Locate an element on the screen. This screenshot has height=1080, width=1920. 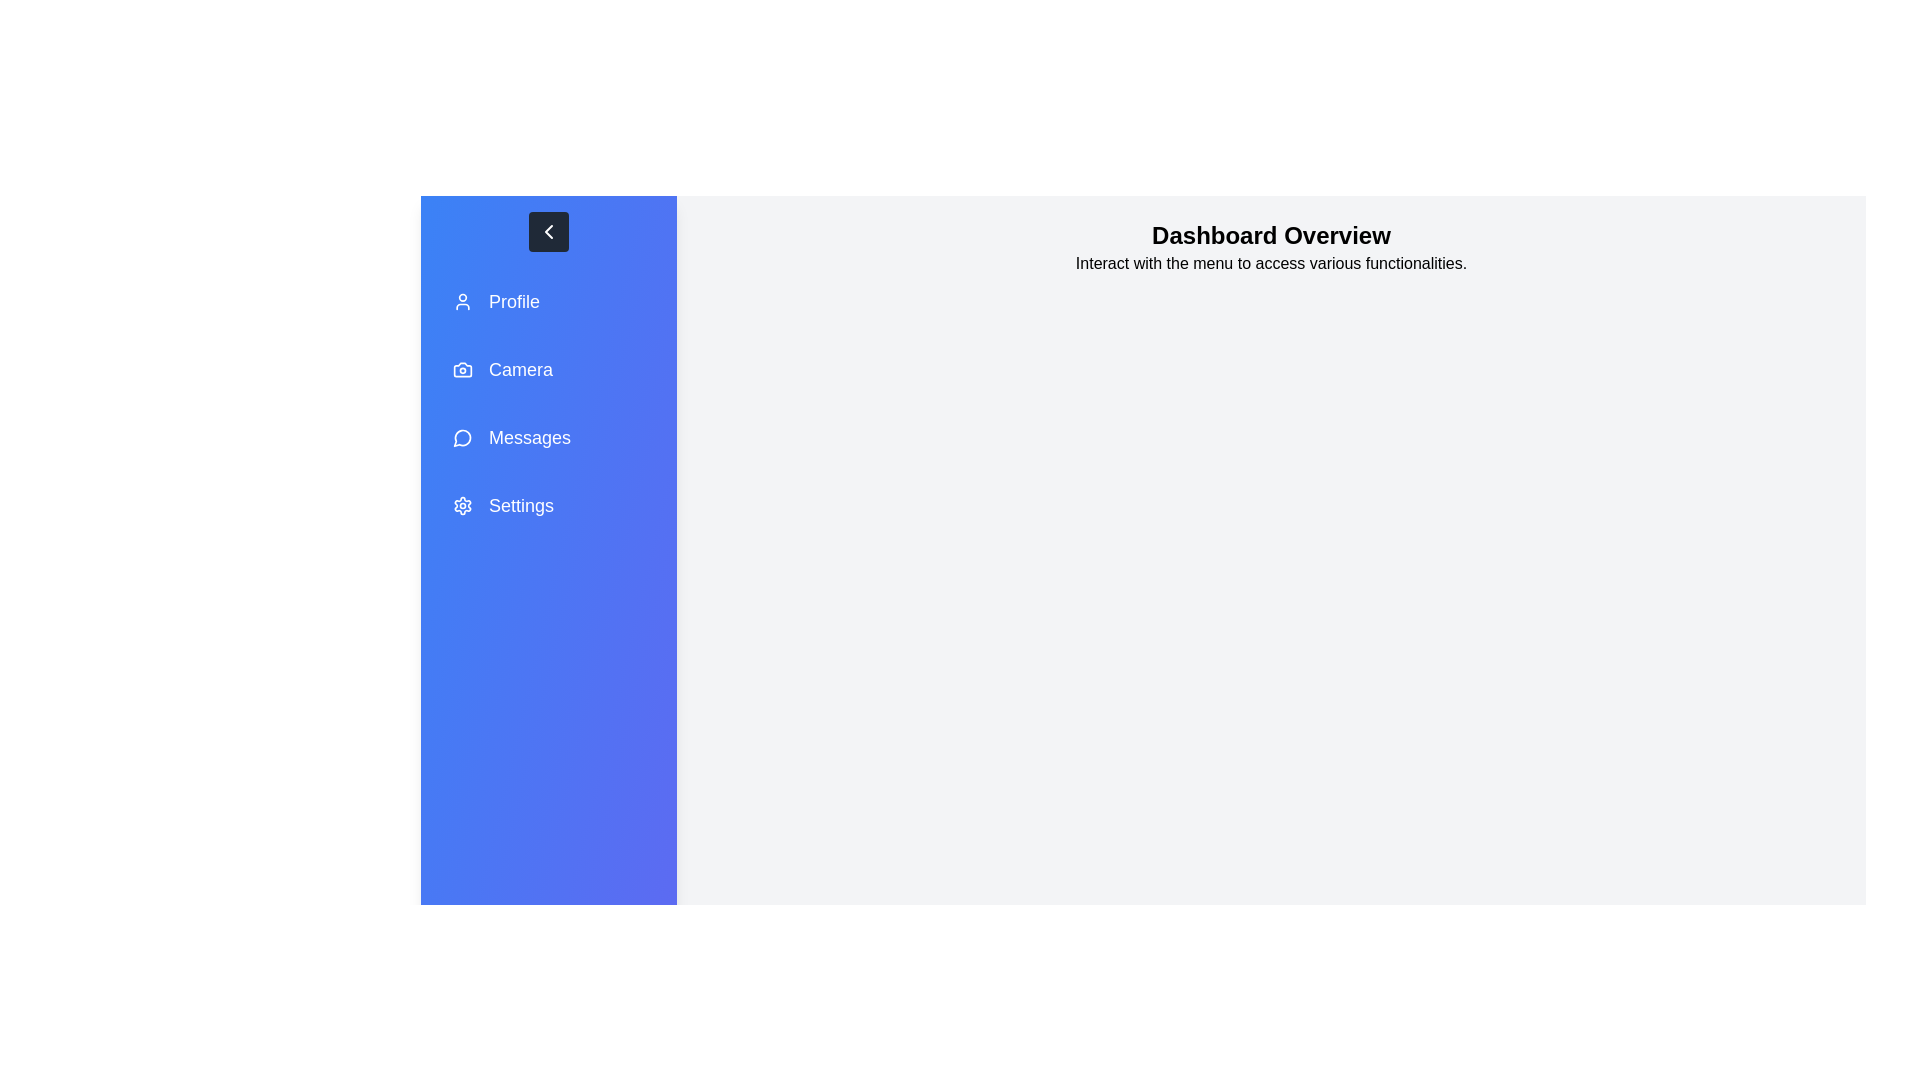
the menu item labeled Messages to navigate to the respective section is located at coordinates (548, 437).